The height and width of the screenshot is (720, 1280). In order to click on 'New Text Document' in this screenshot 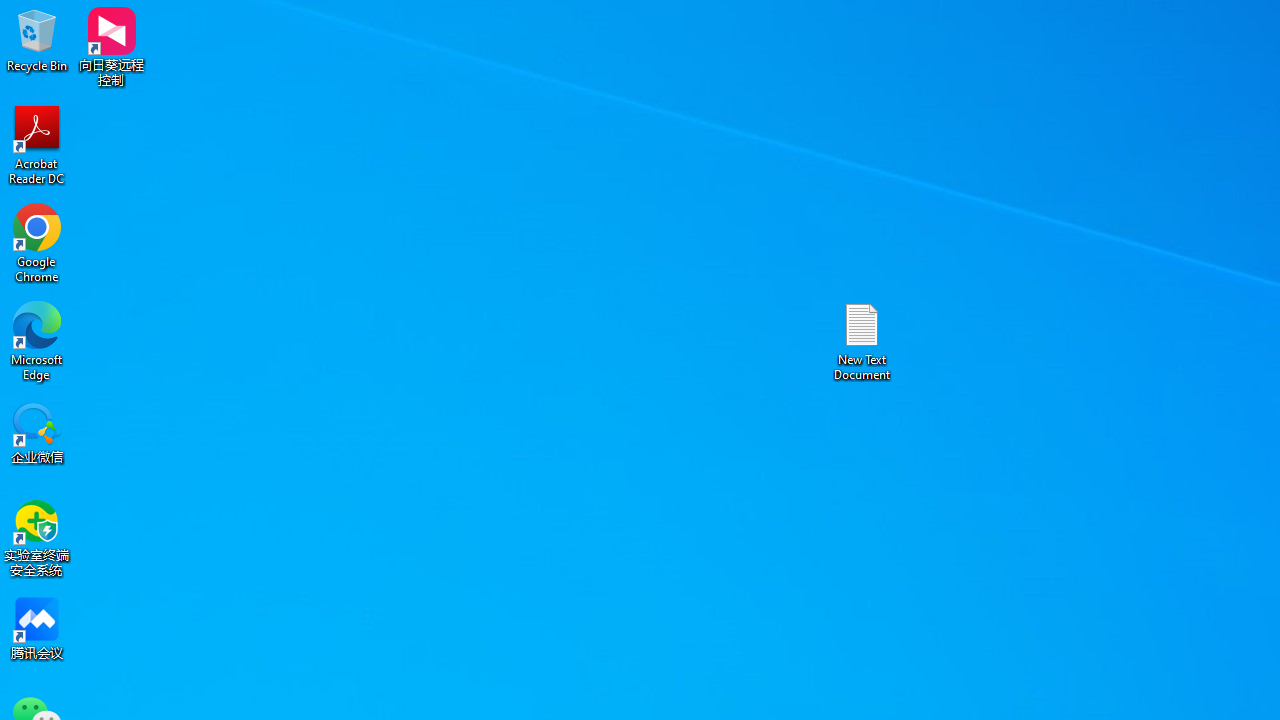, I will do `click(862, 340)`.